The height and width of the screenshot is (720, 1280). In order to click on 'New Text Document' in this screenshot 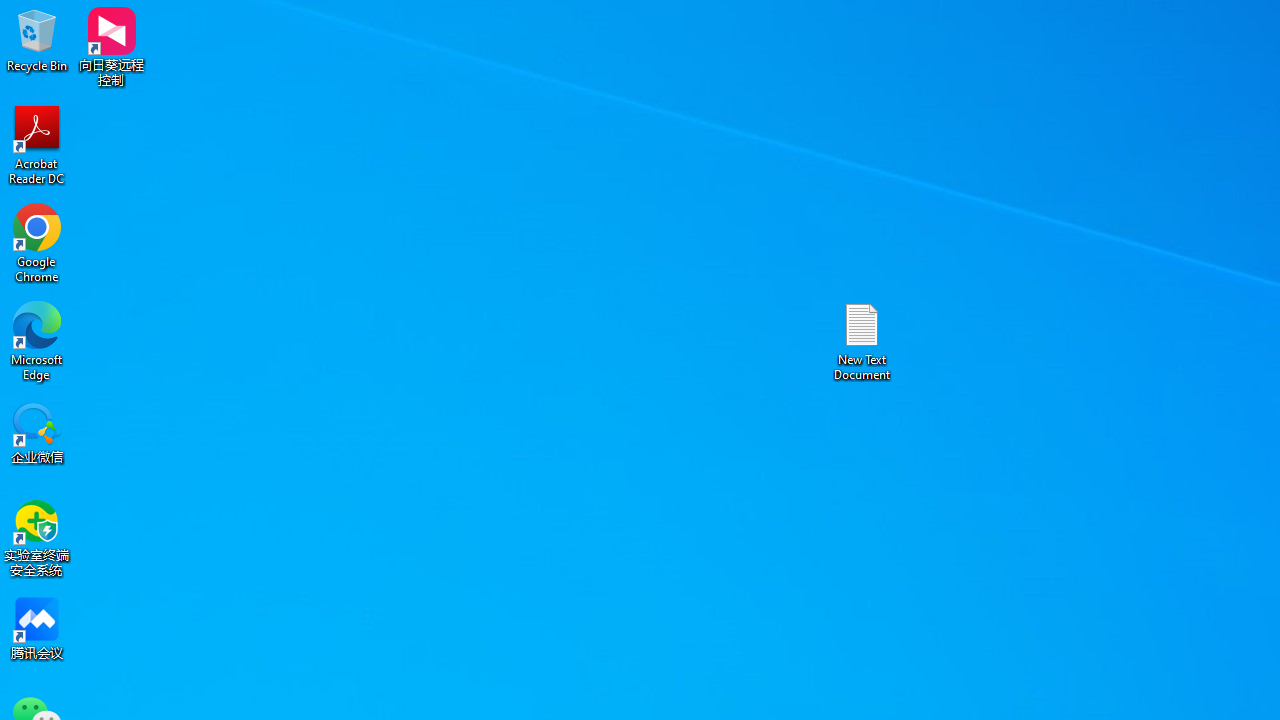, I will do `click(862, 340)`.